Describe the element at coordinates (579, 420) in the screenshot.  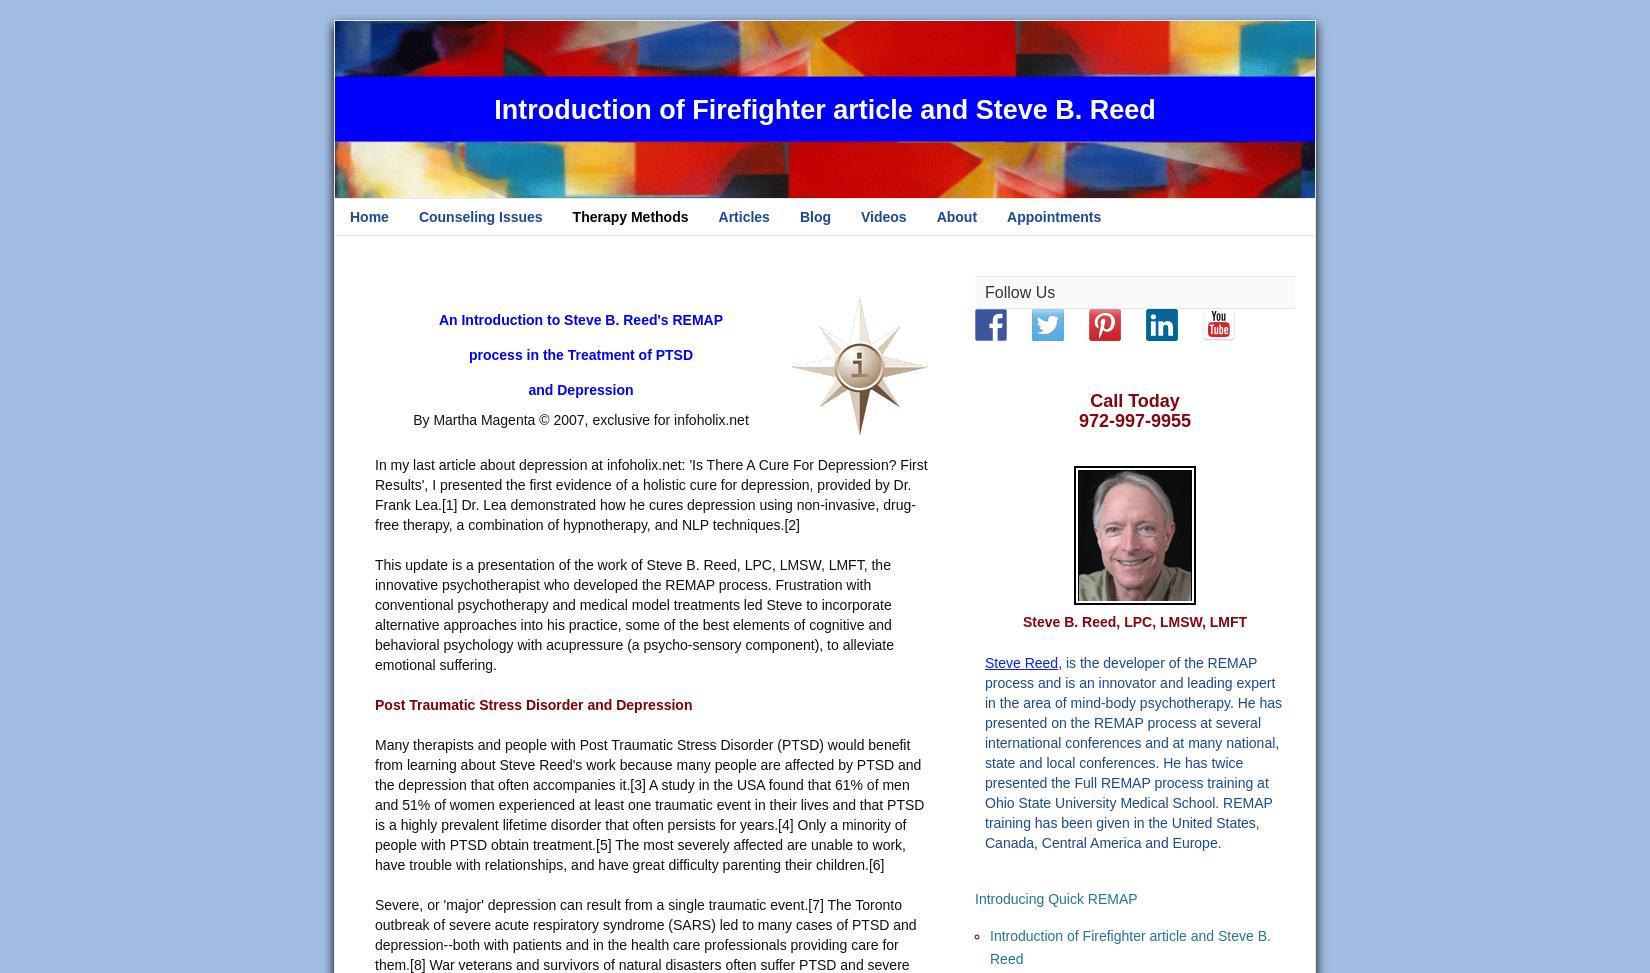
I see `'By Martha Magenta © 2007, exclusive for infoholix.net'` at that location.